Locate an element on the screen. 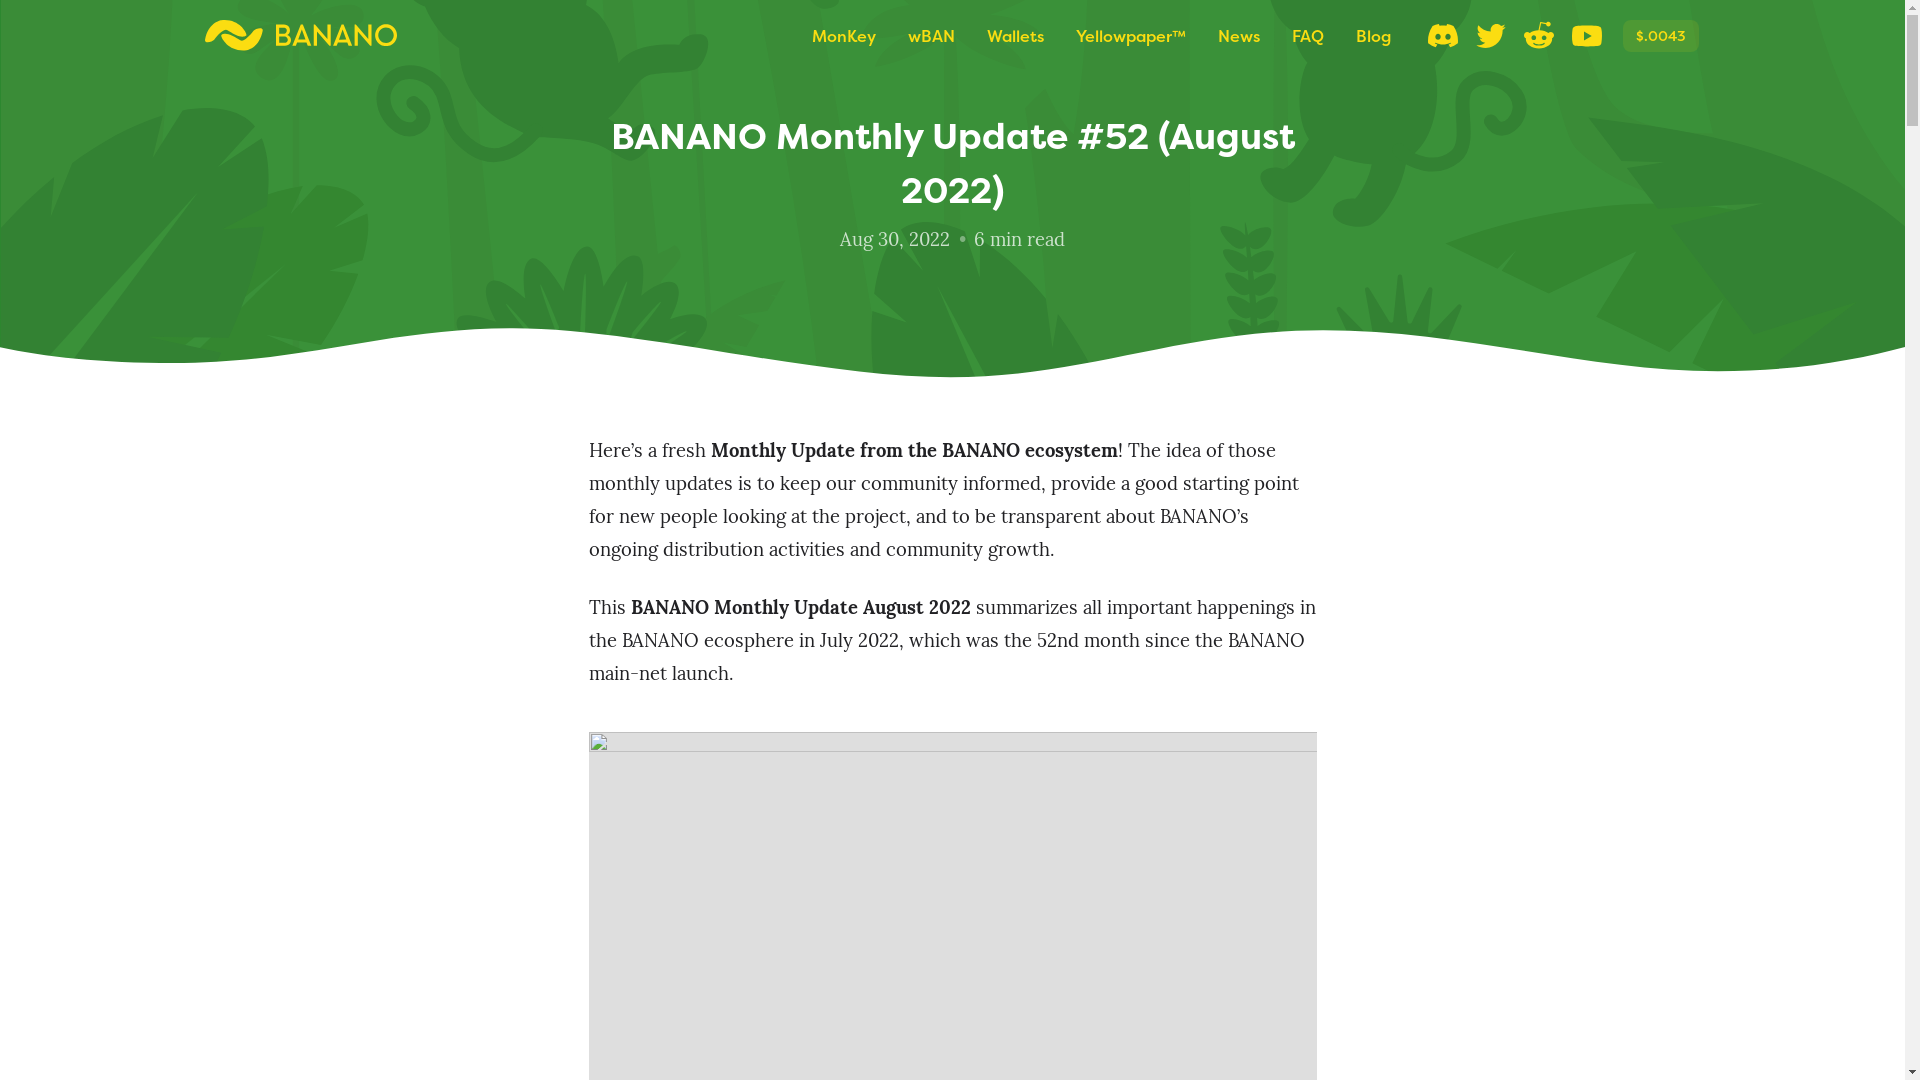 This screenshot has width=1920, height=1080. '$.0043' is located at coordinates (1622, 36).